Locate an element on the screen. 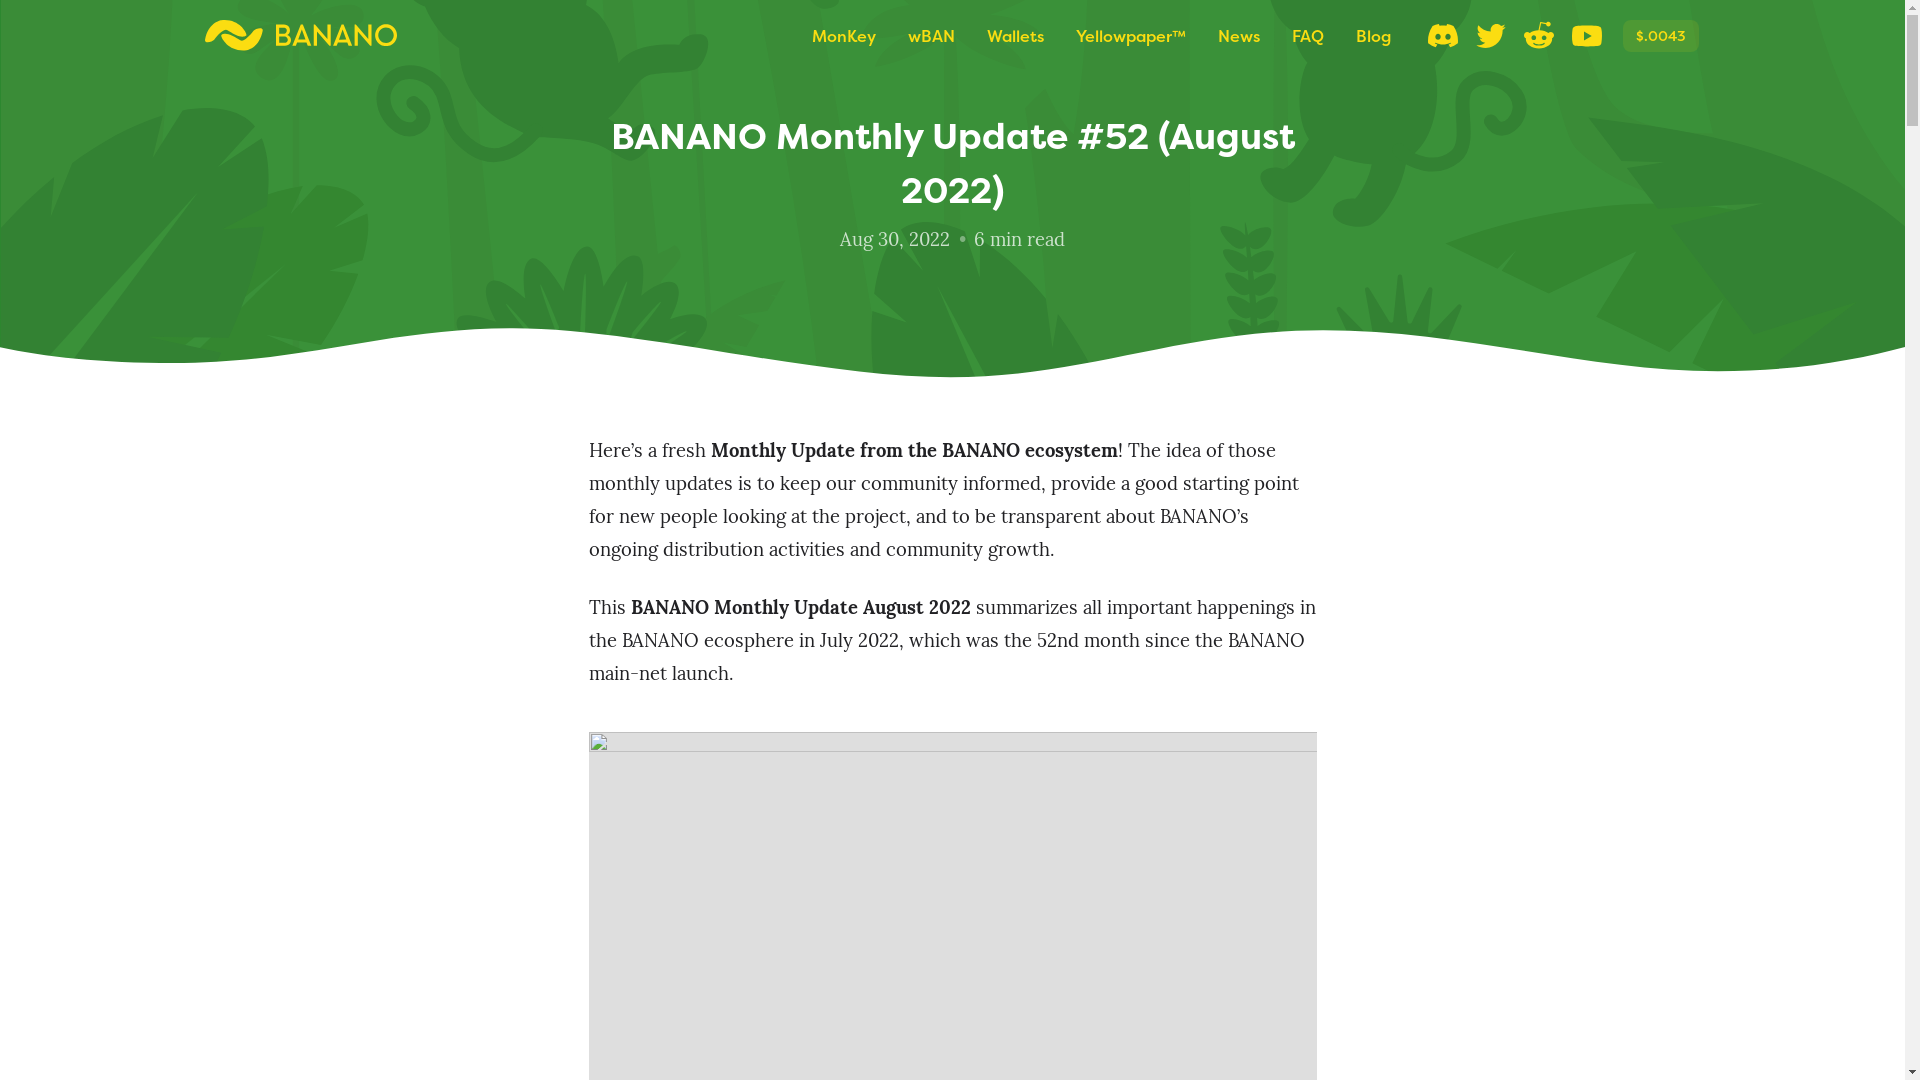 This screenshot has width=1920, height=1080. '$.0043' is located at coordinates (1622, 36).